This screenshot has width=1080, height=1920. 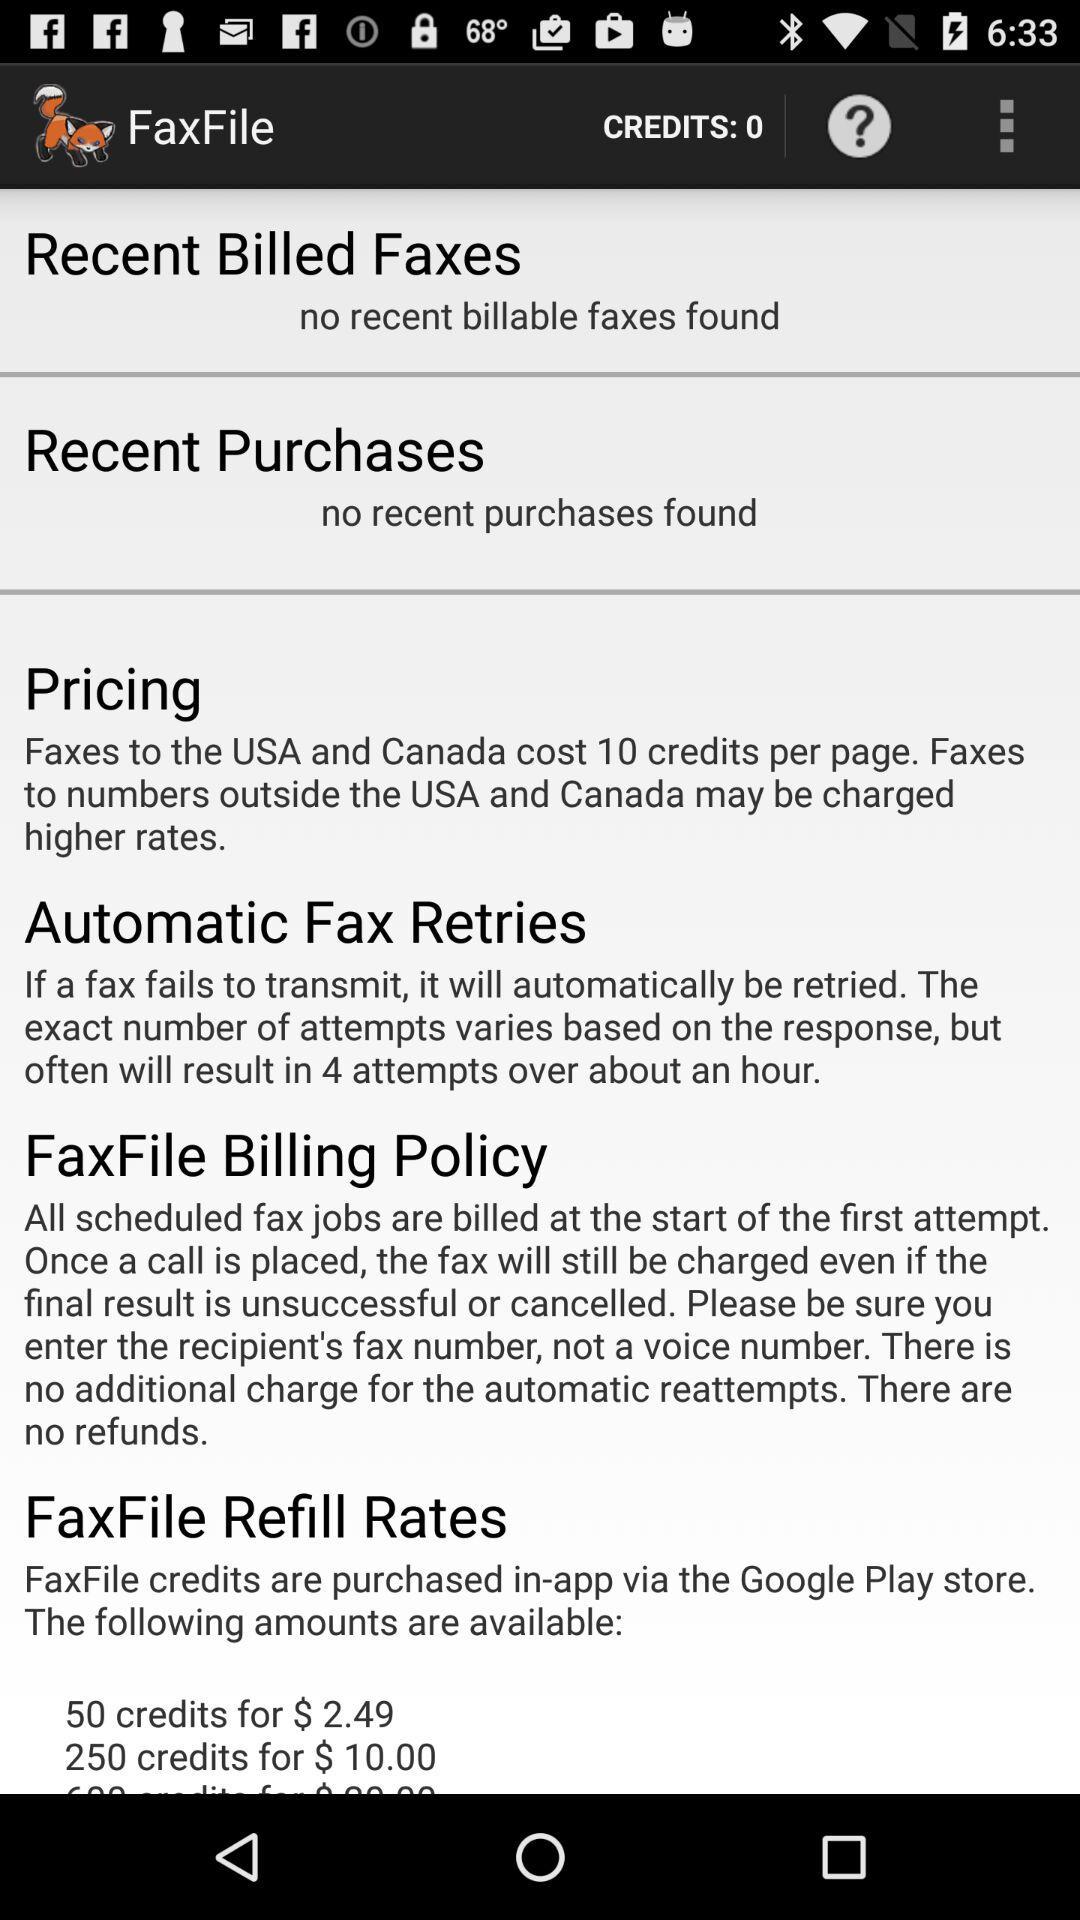 What do you see at coordinates (682, 124) in the screenshot?
I see `credits: 0 item` at bounding box center [682, 124].